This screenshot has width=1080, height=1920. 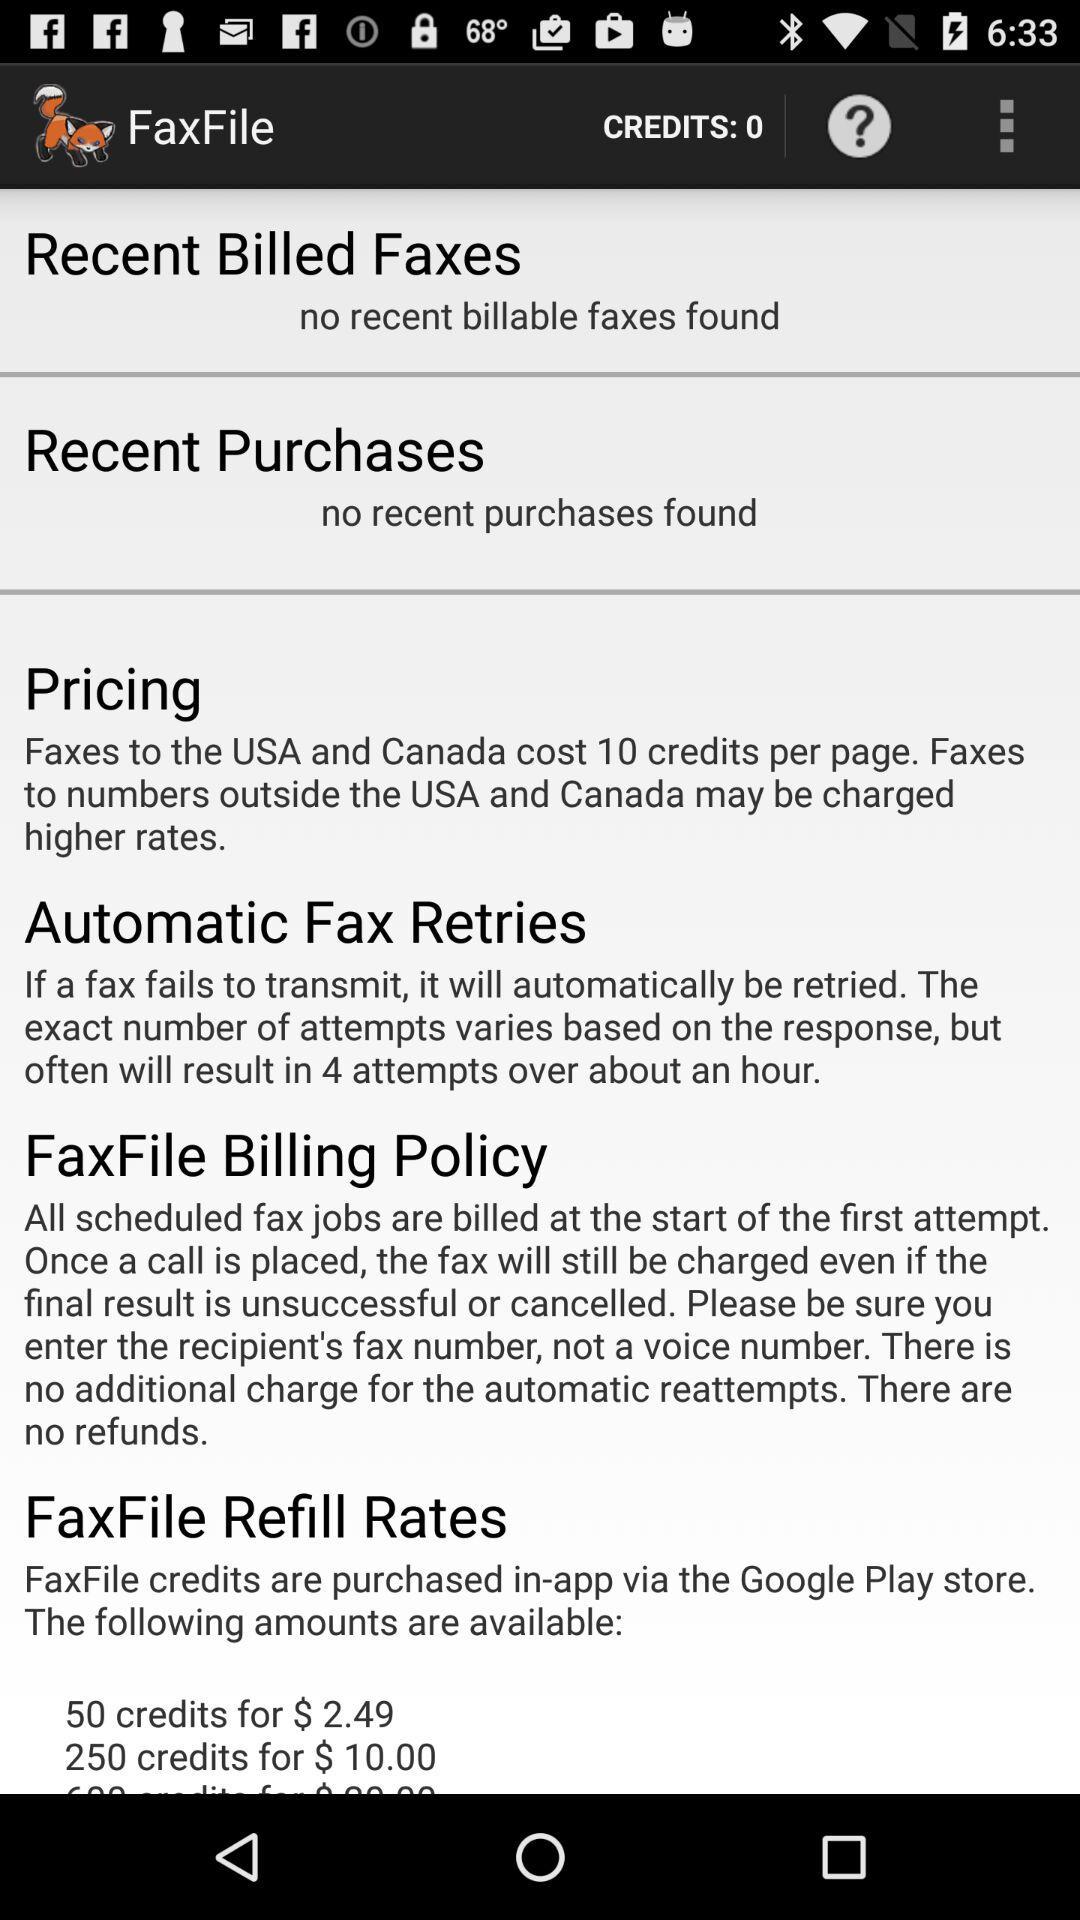 What do you see at coordinates (682, 124) in the screenshot?
I see `credits: 0 item` at bounding box center [682, 124].